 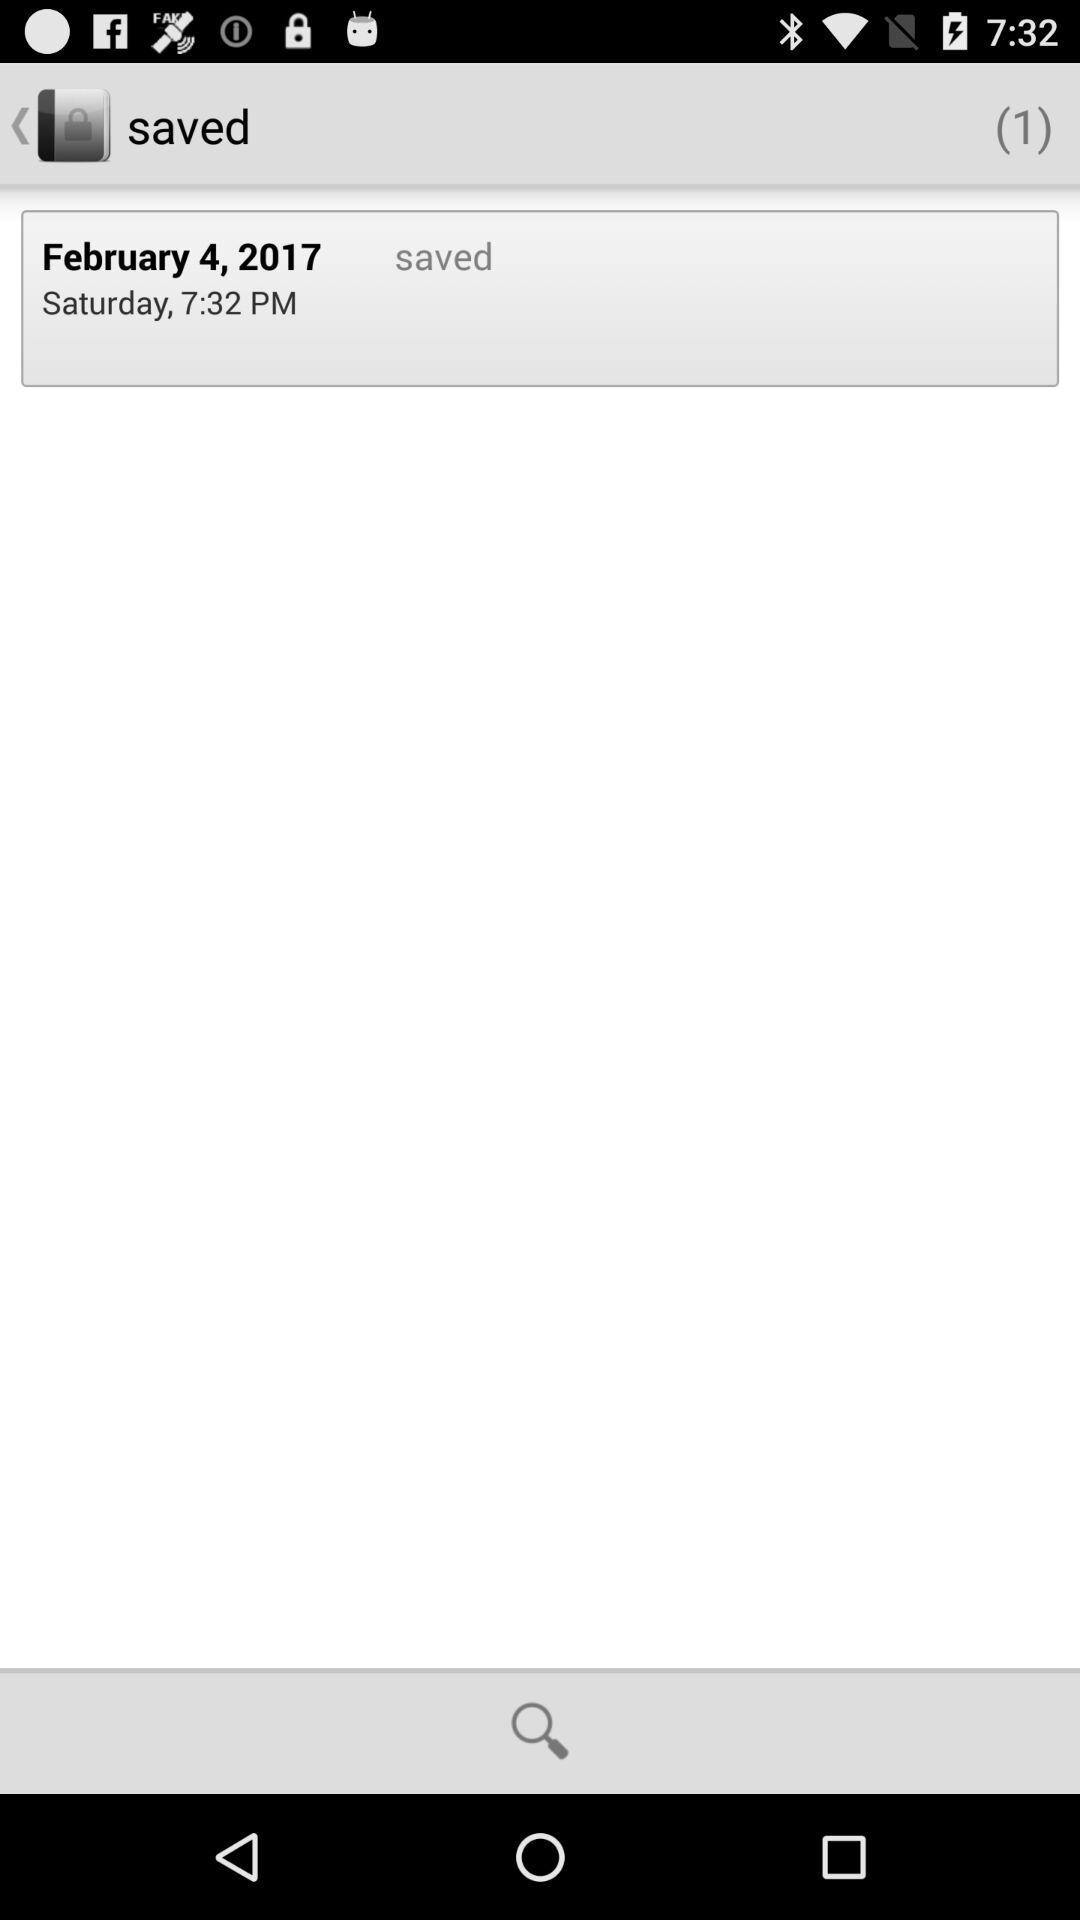 What do you see at coordinates (540, 1730) in the screenshot?
I see `app below saved app` at bounding box center [540, 1730].